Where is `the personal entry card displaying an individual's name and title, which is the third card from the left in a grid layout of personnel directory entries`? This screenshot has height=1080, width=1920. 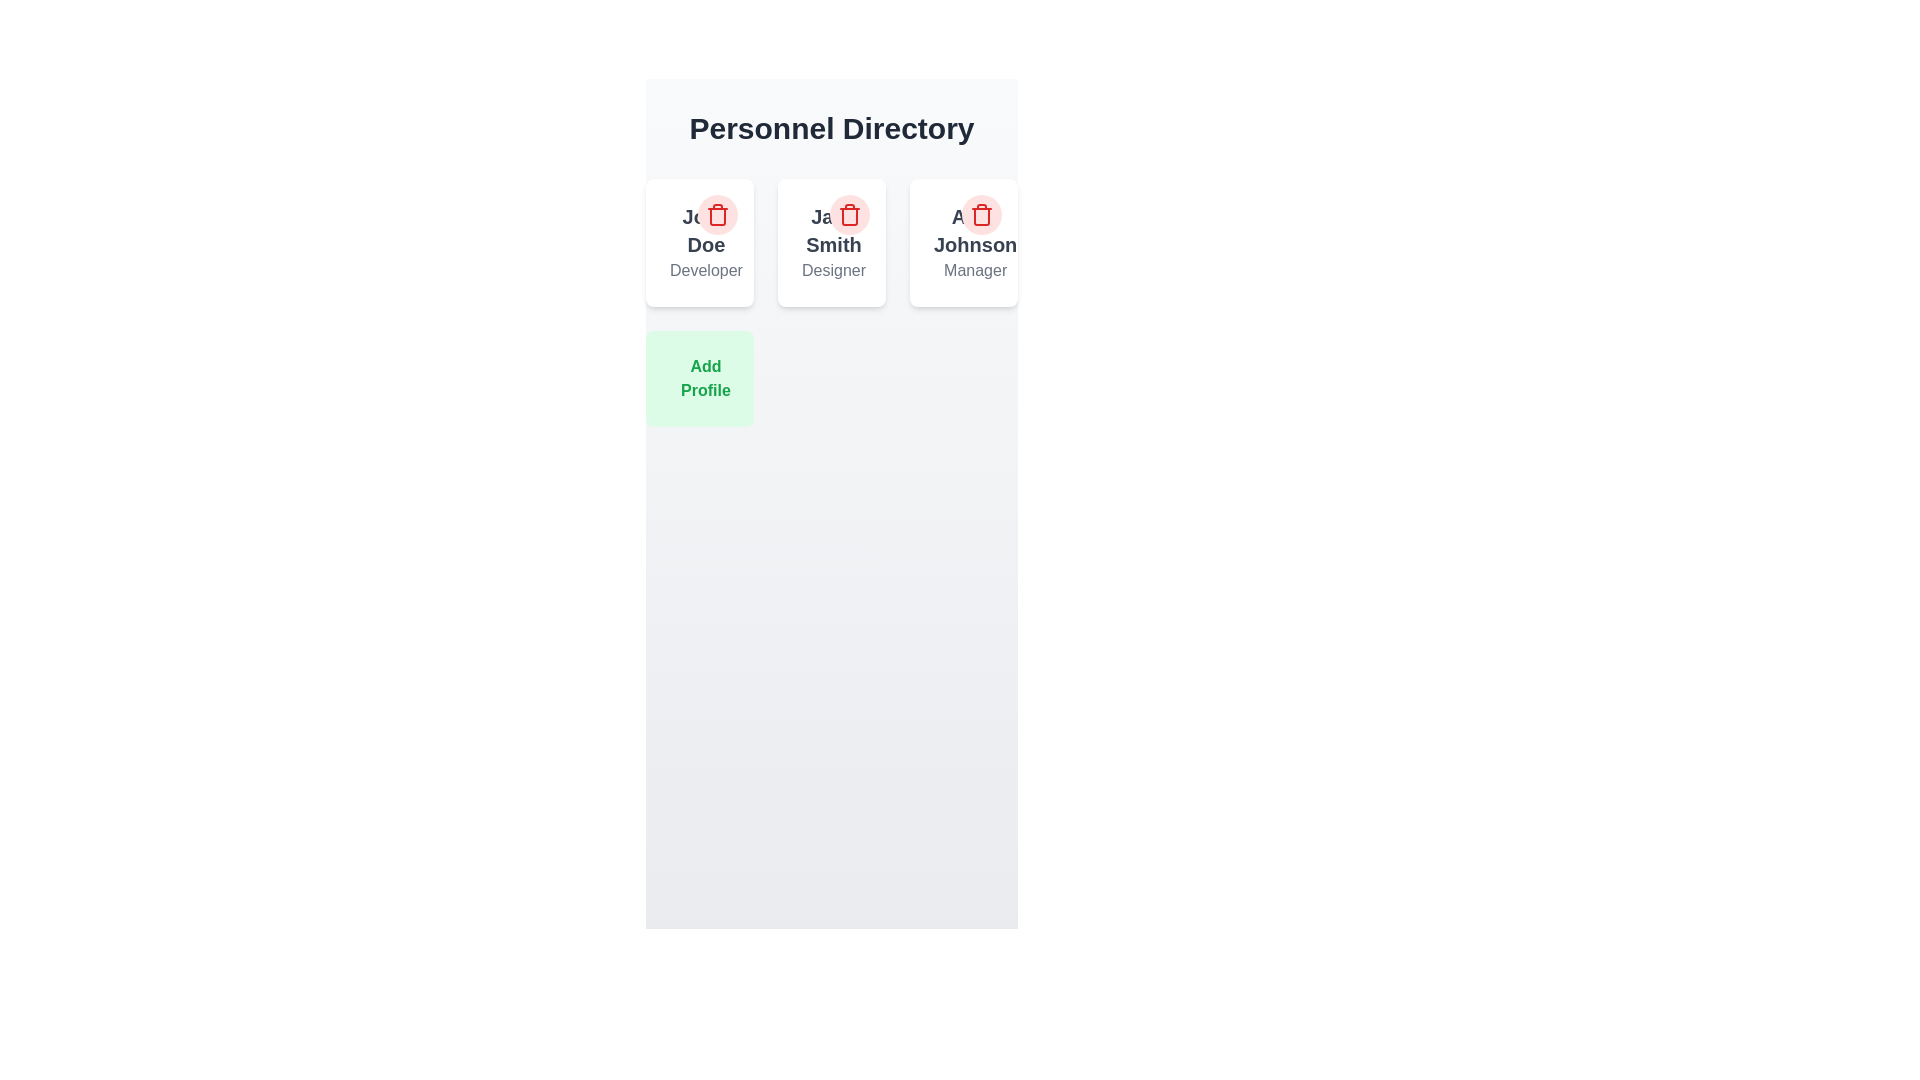
the personal entry card displaying an individual's name and title, which is the third card from the left in a grid layout of personnel directory entries is located at coordinates (975, 242).